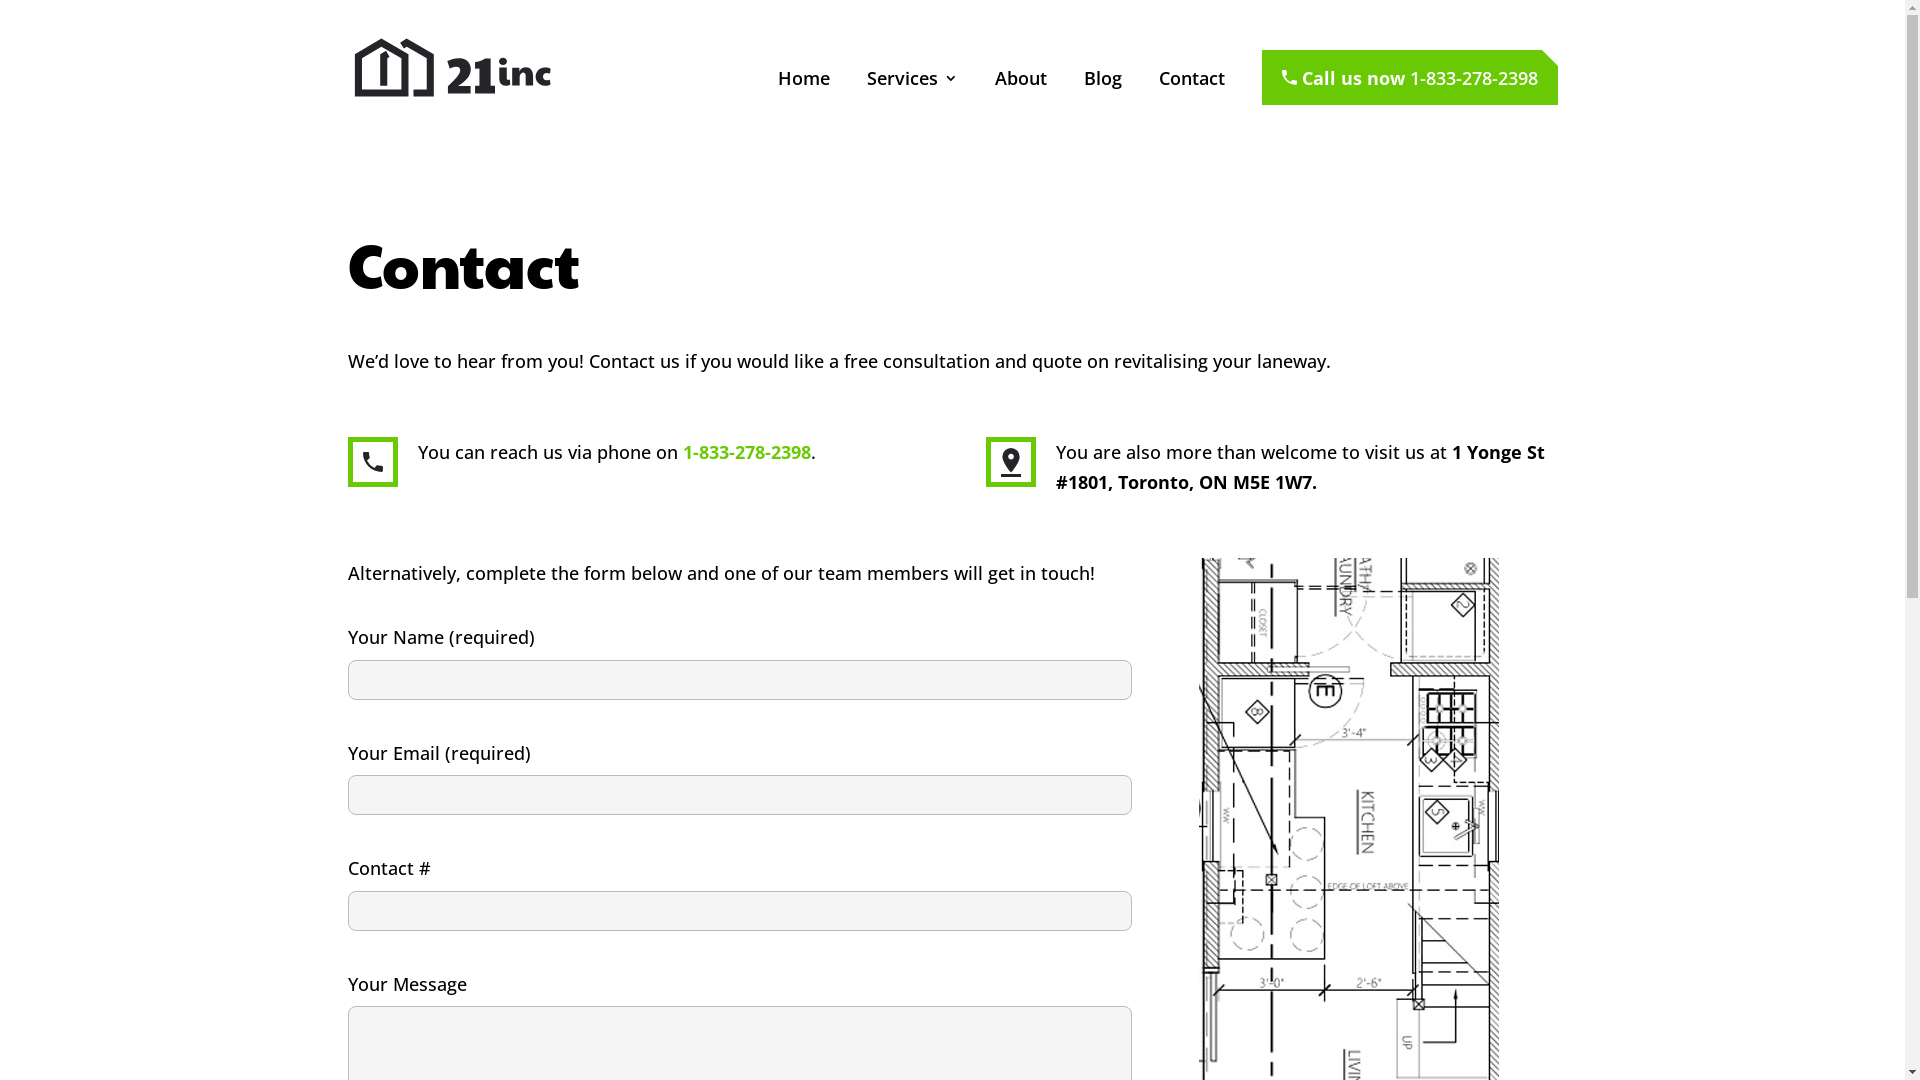 The width and height of the screenshot is (1920, 1080). I want to click on 'Services', so click(910, 103).